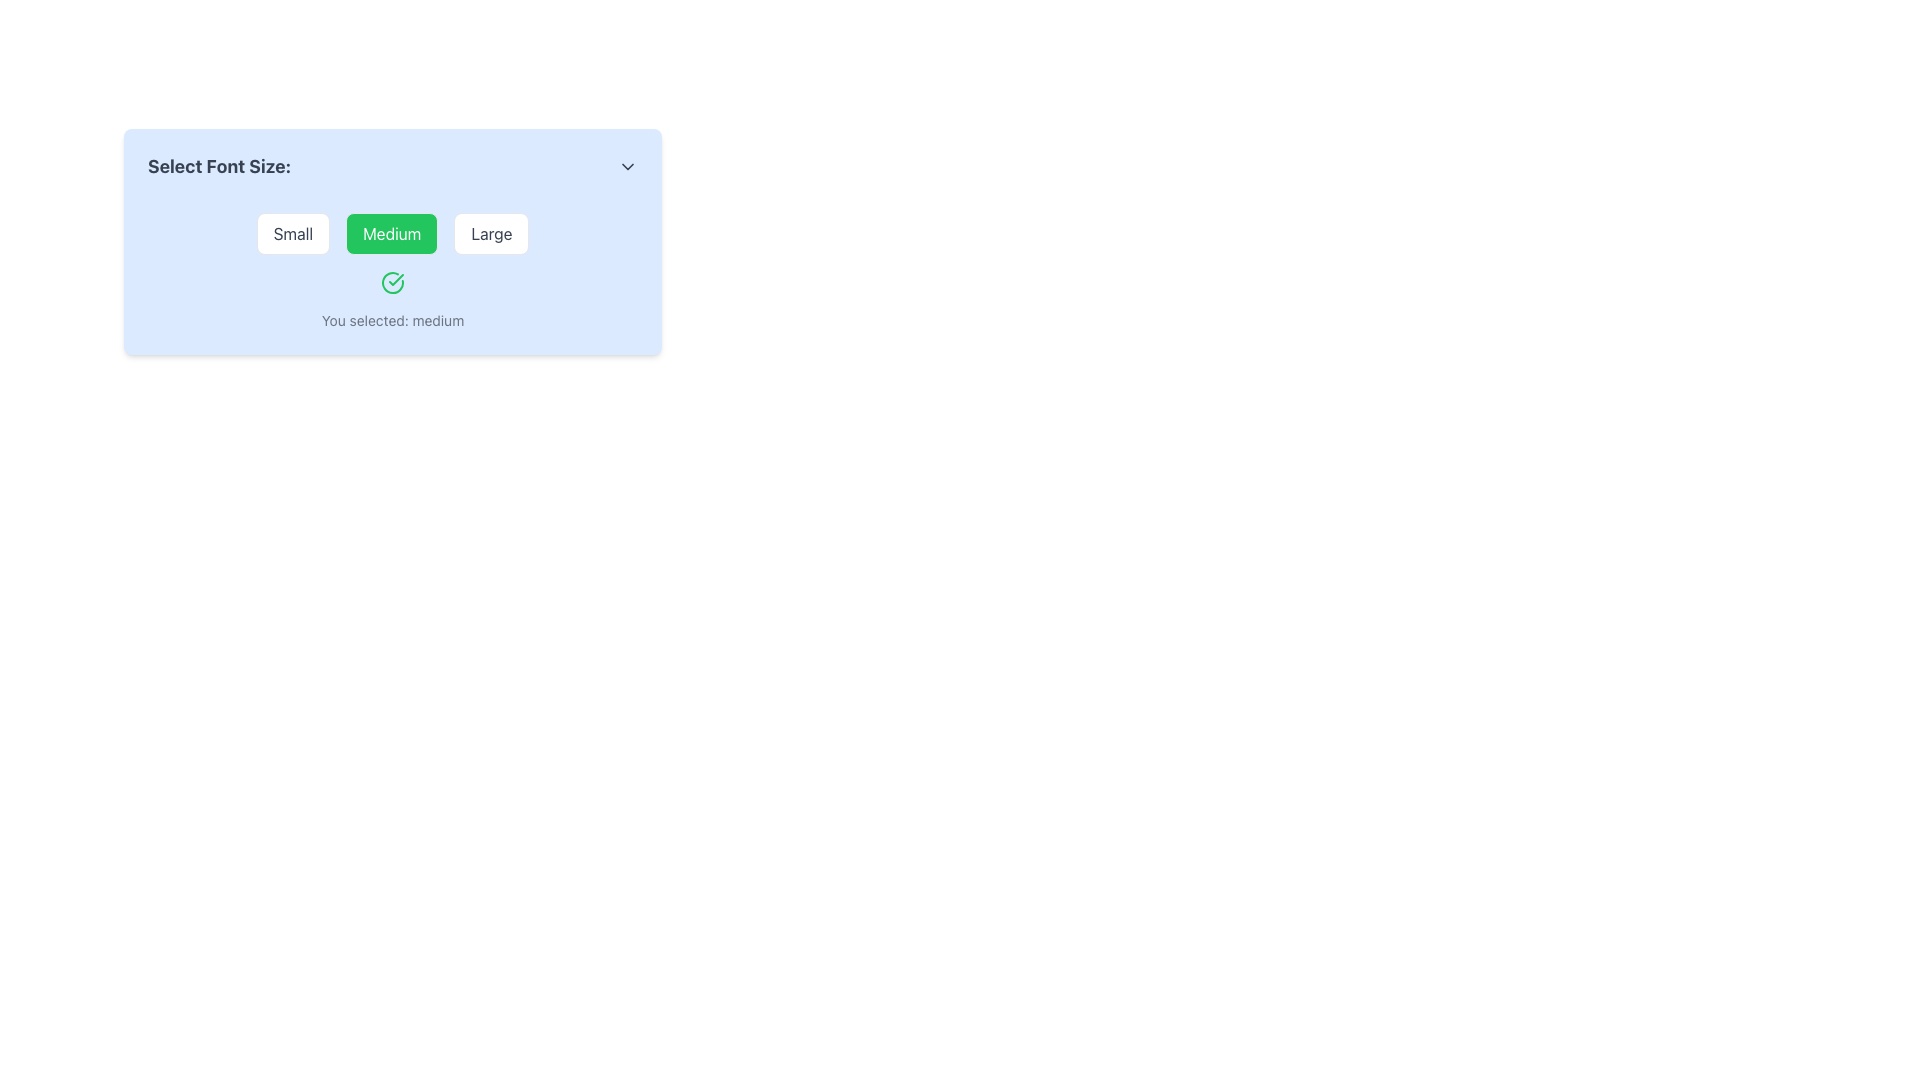 Image resolution: width=1920 pixels, height=1080 pixels. What do you see at coordinates (393, 233) in the screenshot?
I see `the 'Medium' button in the font size selection group` at bounding box center [393, 233].